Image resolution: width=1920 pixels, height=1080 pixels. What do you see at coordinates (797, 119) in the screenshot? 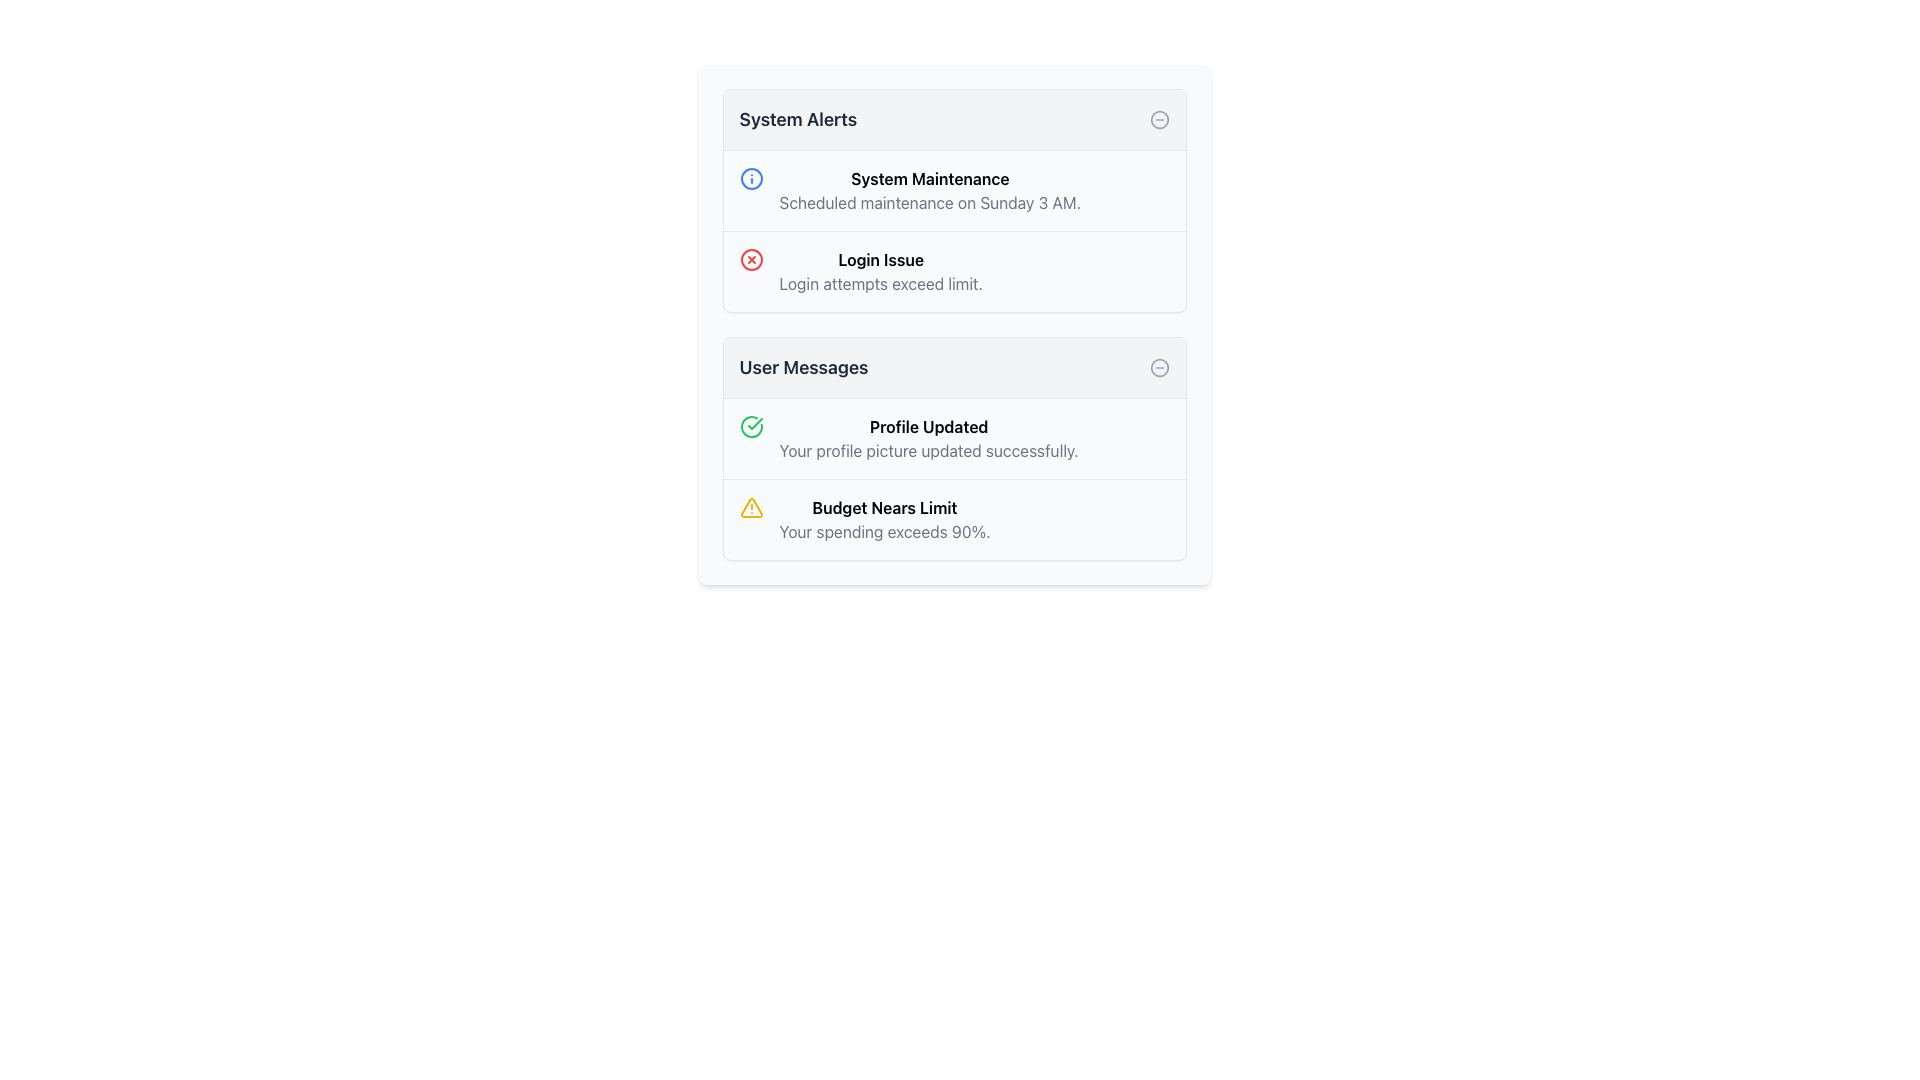
I see `the text label displaying 'System Alerts' in bold font and dark gray color, positioned in the header of the section` at bounding box center [797, 119].